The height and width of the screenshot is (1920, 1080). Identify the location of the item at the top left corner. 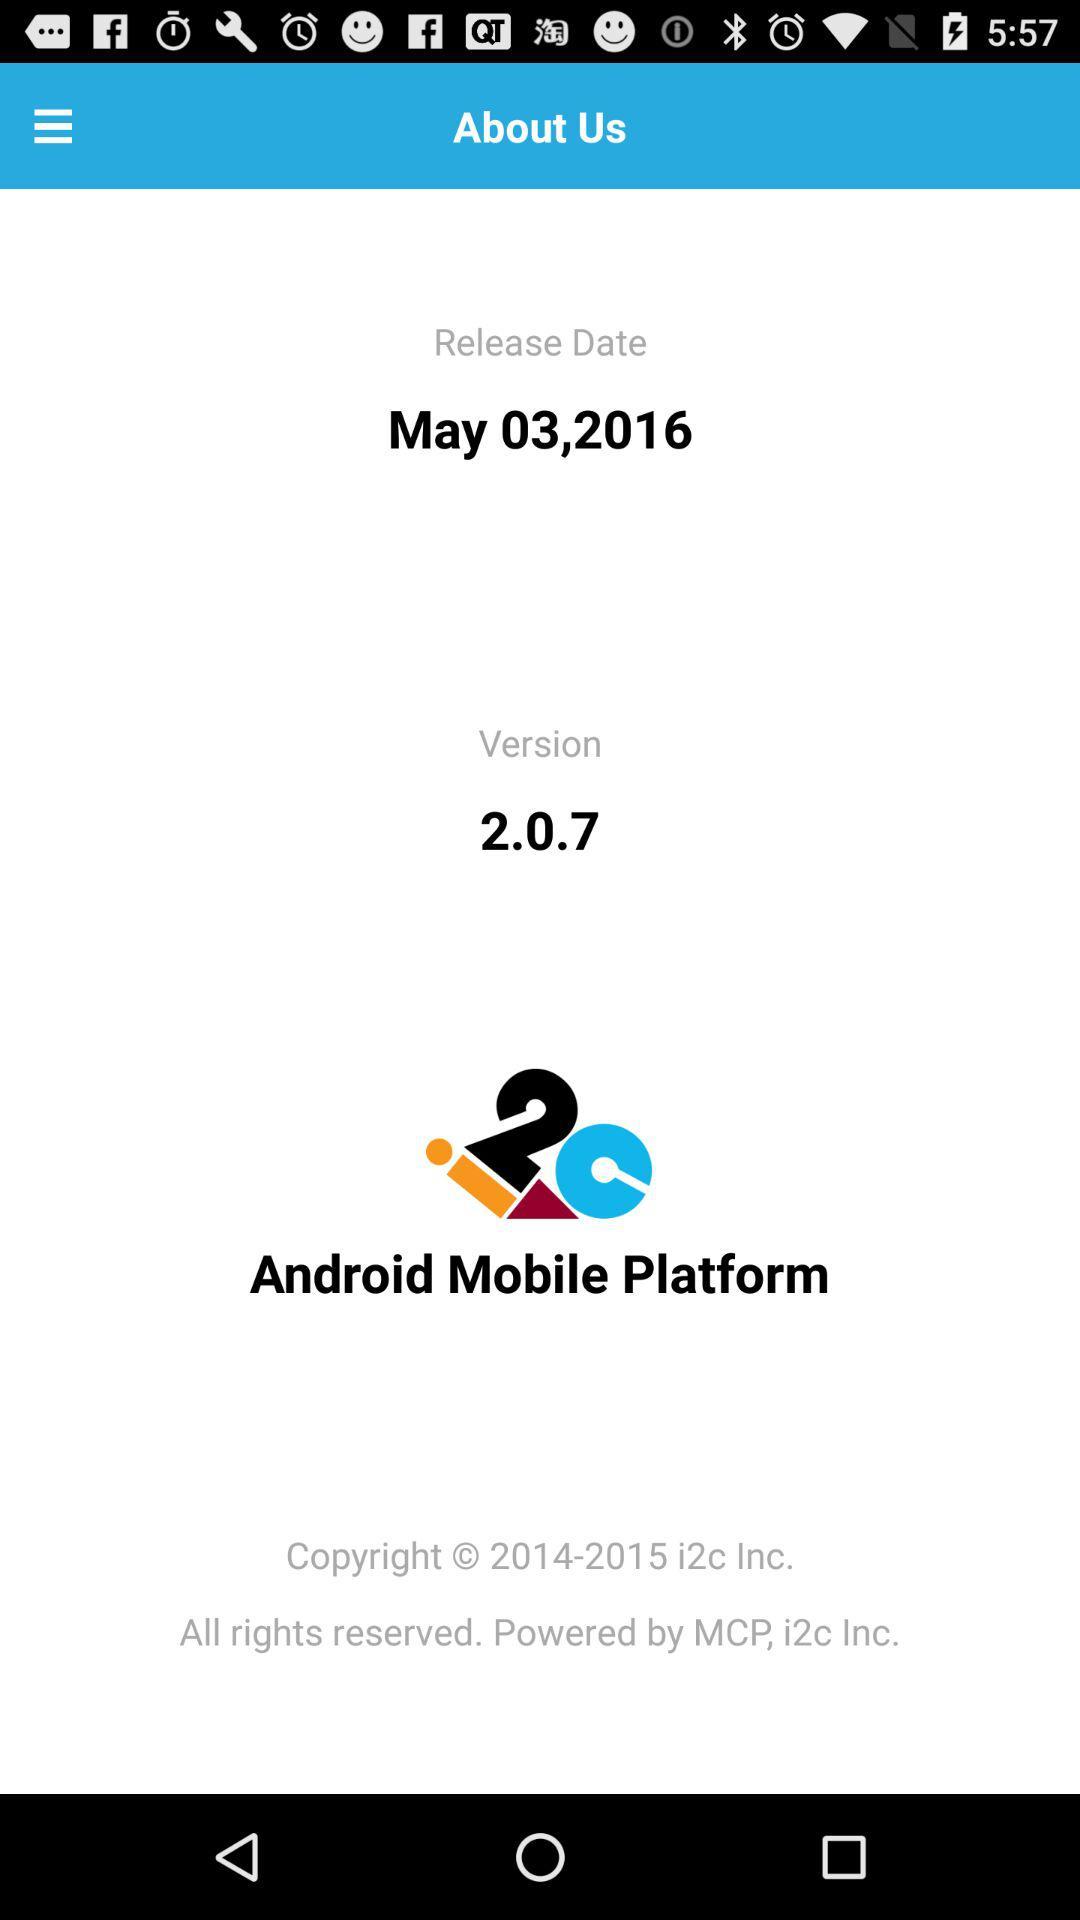
(52, 124).